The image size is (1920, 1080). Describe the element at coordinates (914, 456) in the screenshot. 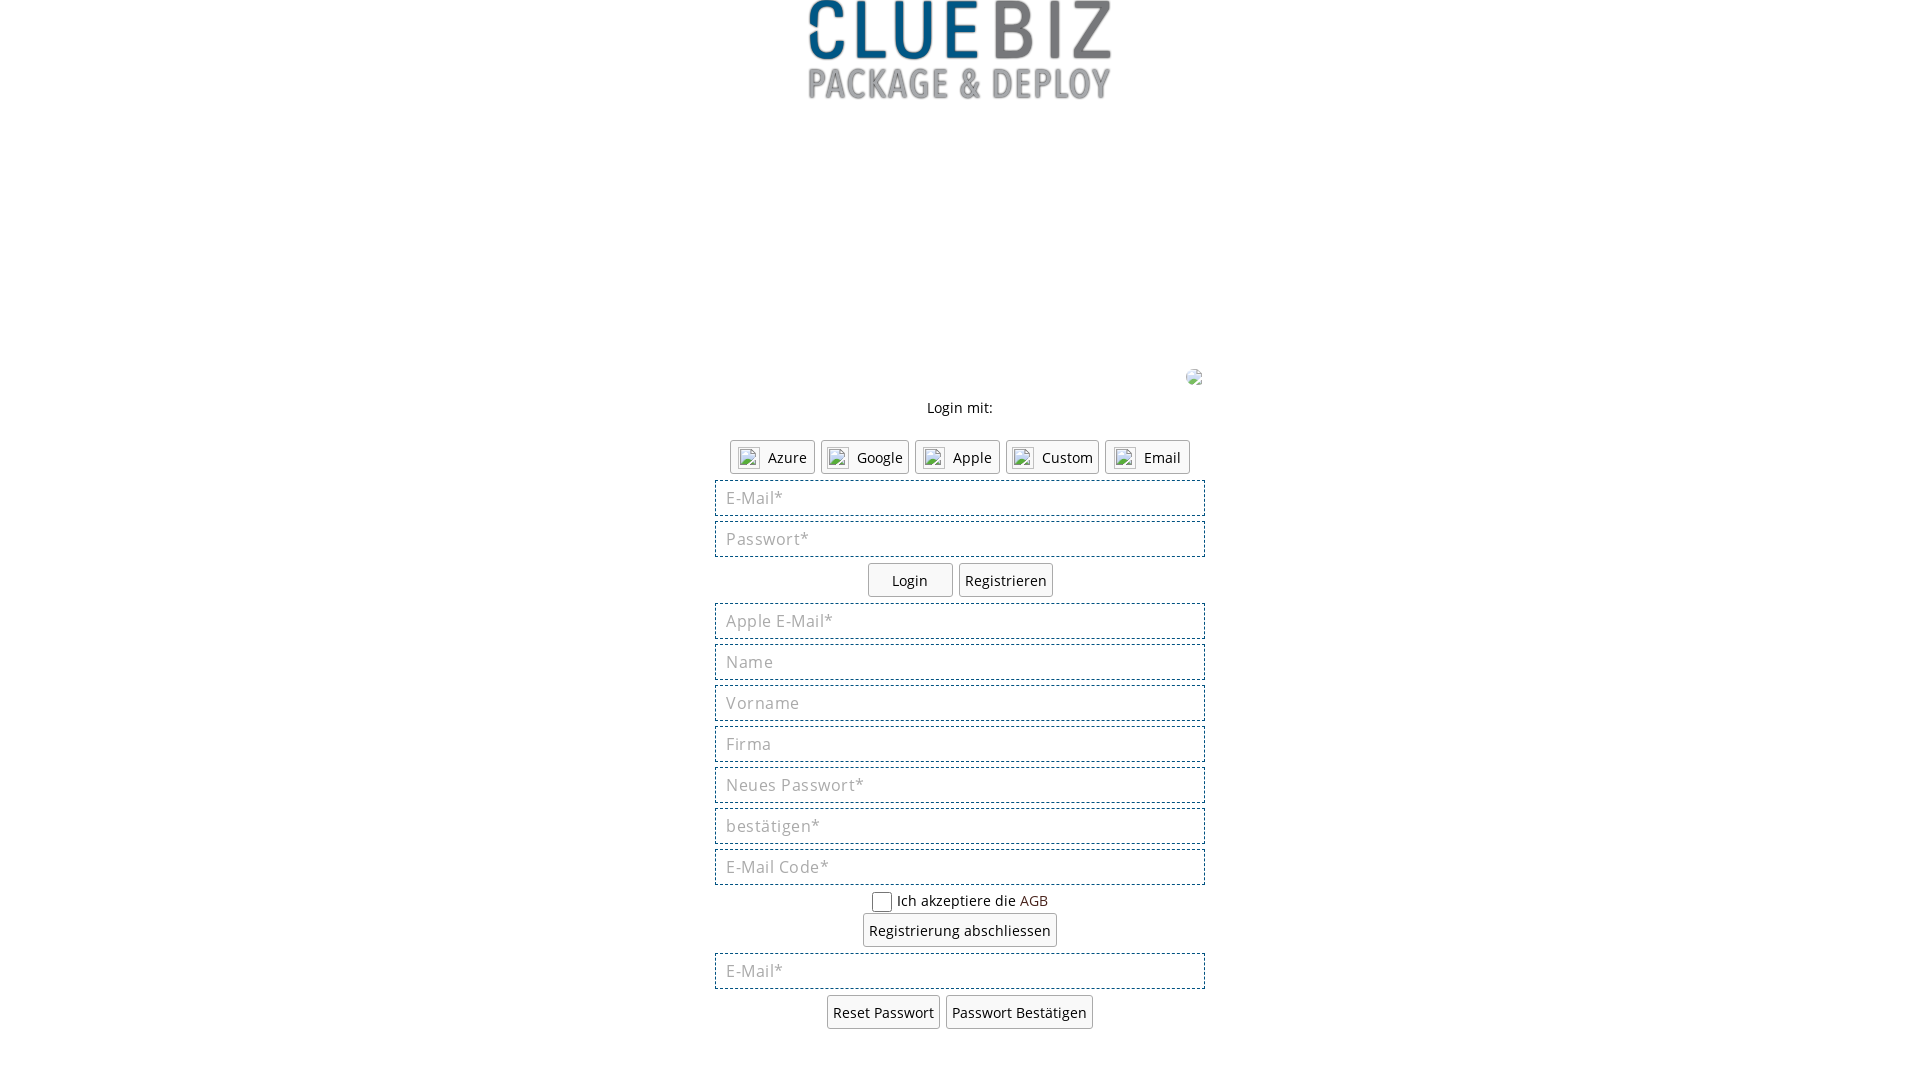

I see `'Apple'` at that location.